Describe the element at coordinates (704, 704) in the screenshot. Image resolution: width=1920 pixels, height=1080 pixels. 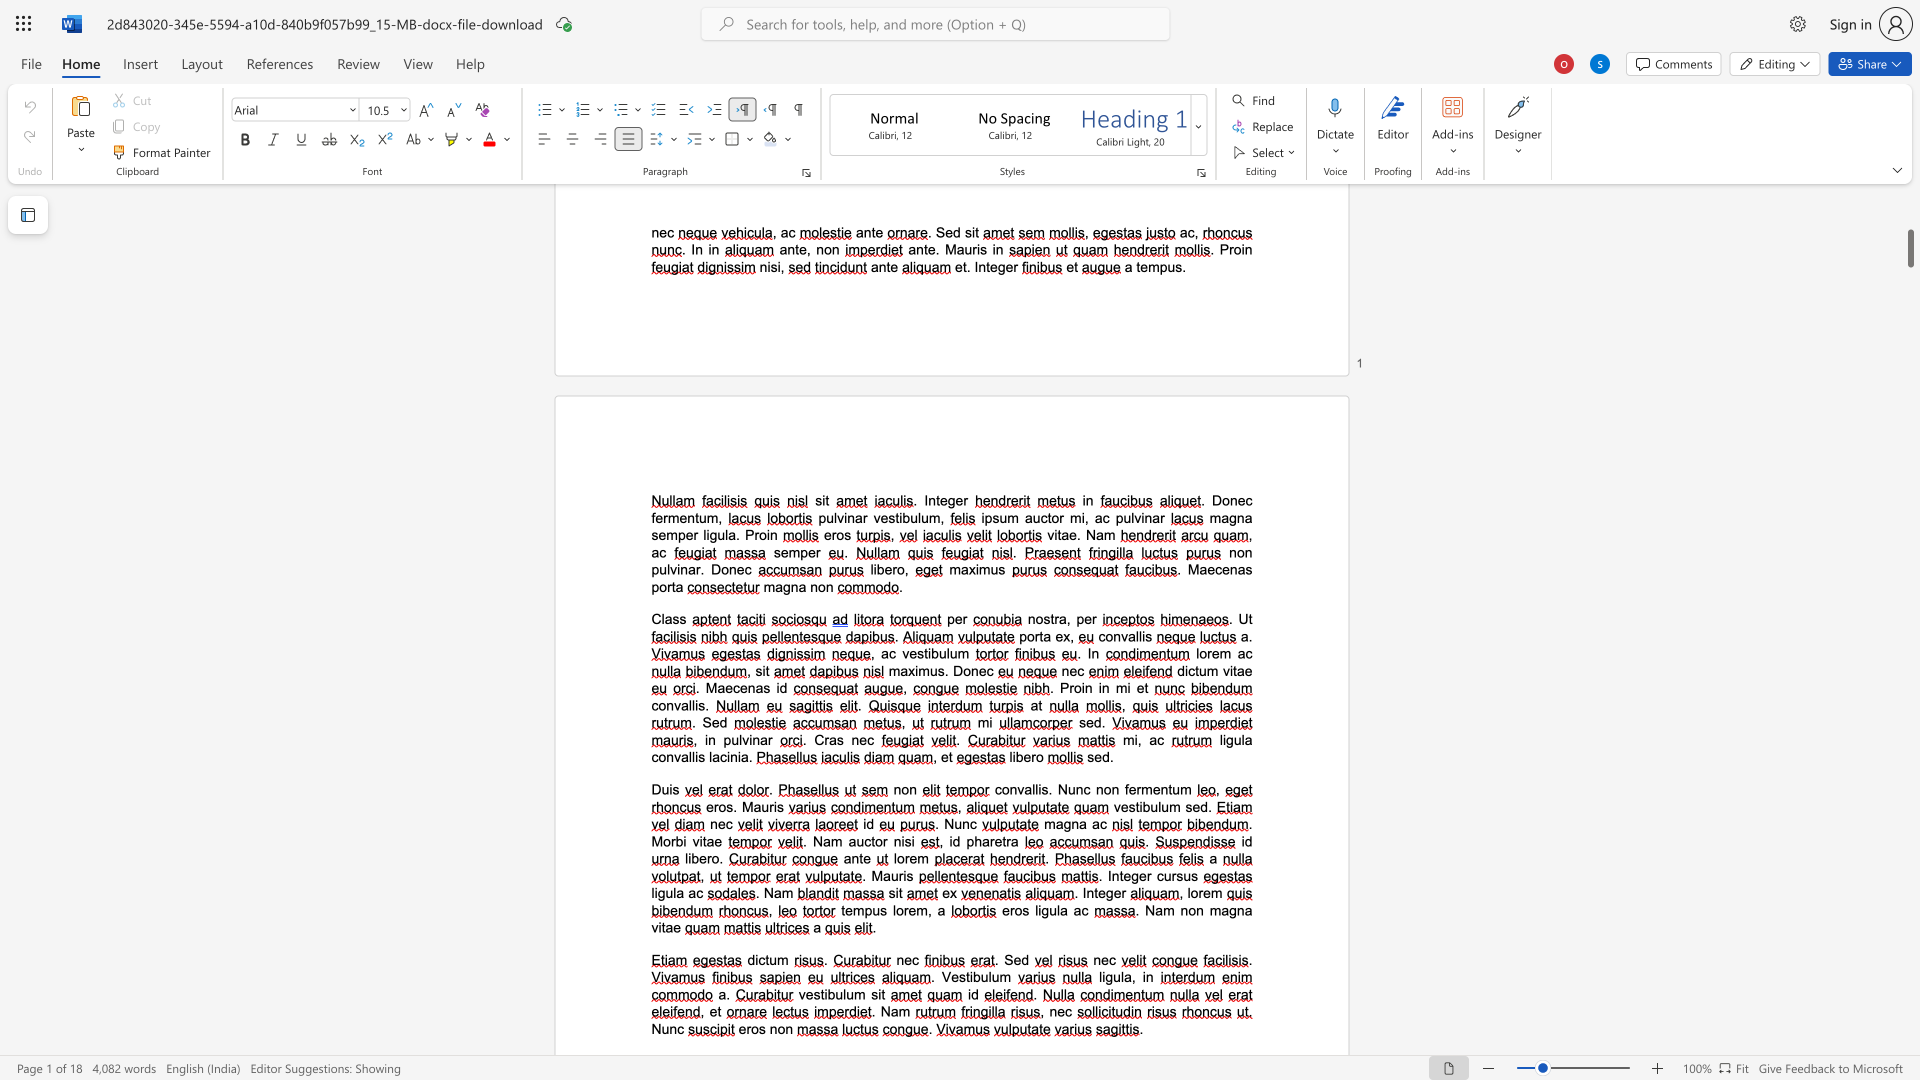
I see `the space between the continuous character "s" and "." in the text` at that location.